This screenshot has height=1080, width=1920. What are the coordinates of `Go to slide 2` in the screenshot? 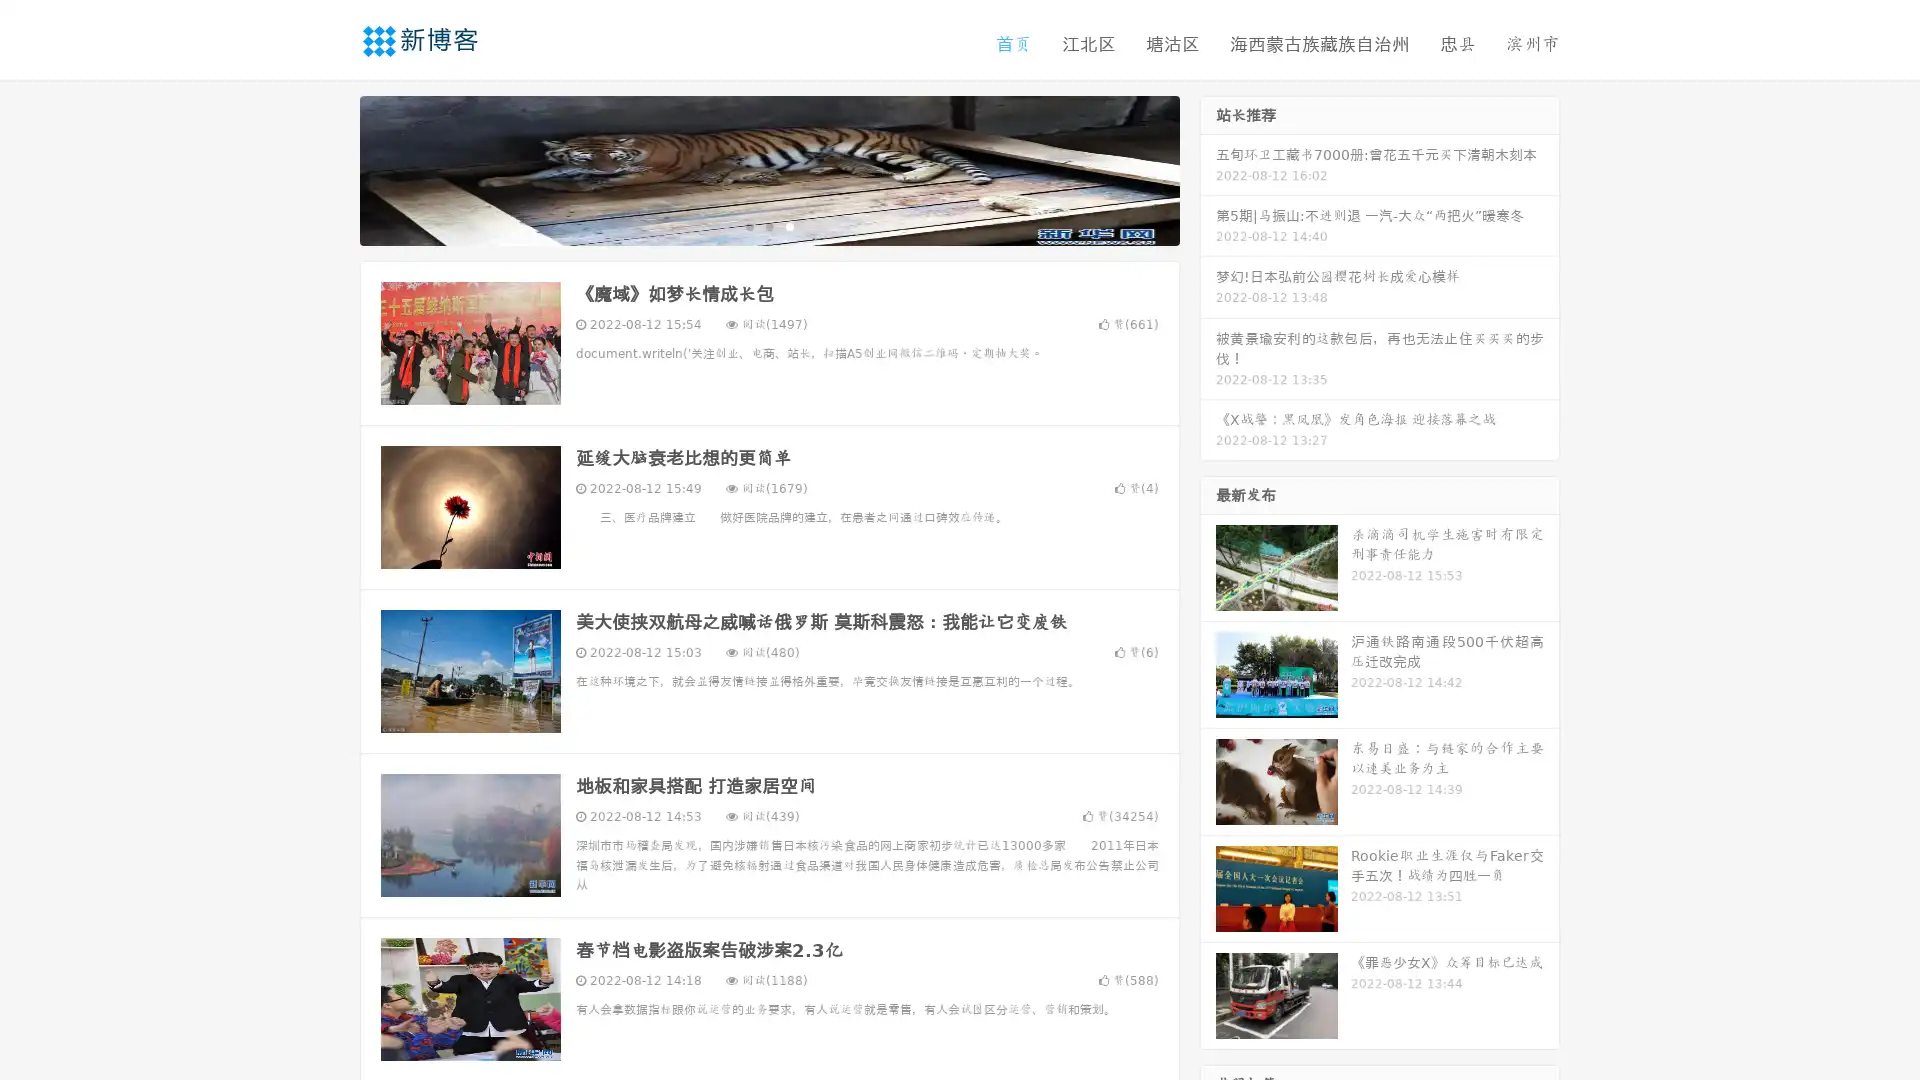 It's located at (768, 225).